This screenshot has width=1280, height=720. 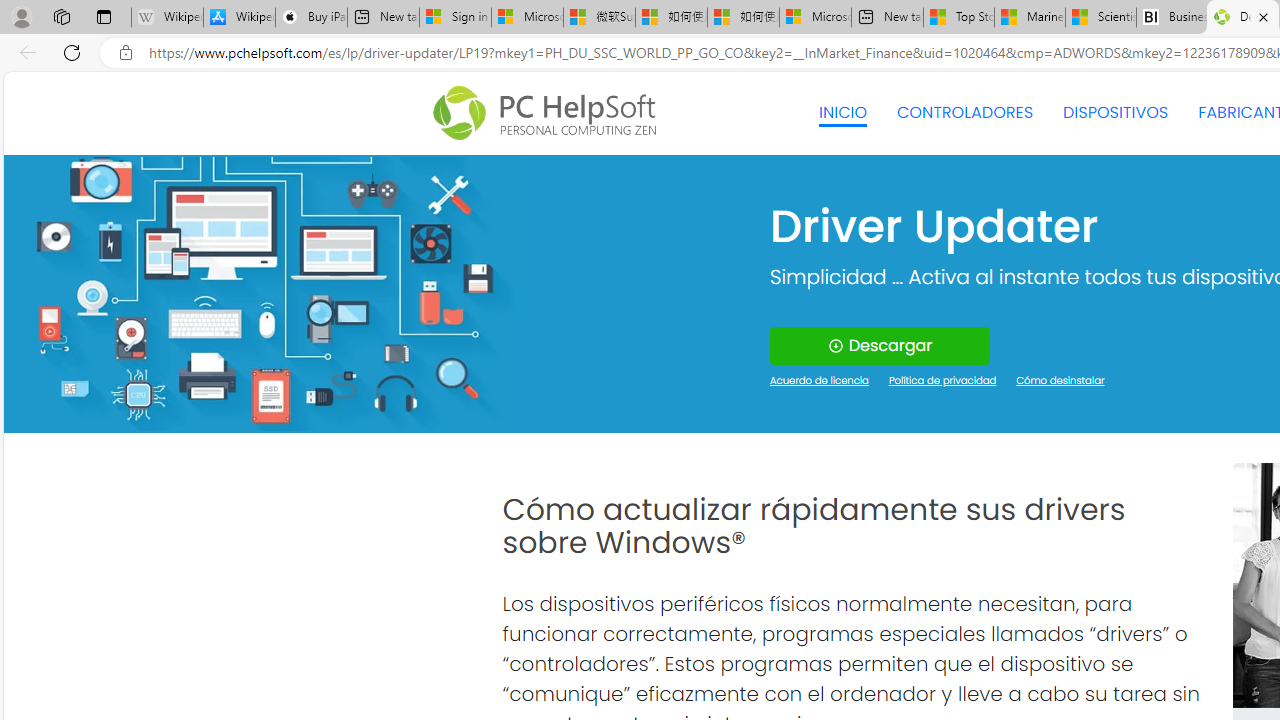 I want to click on 'Top Stories - MSN', so click(x=958, y=17).